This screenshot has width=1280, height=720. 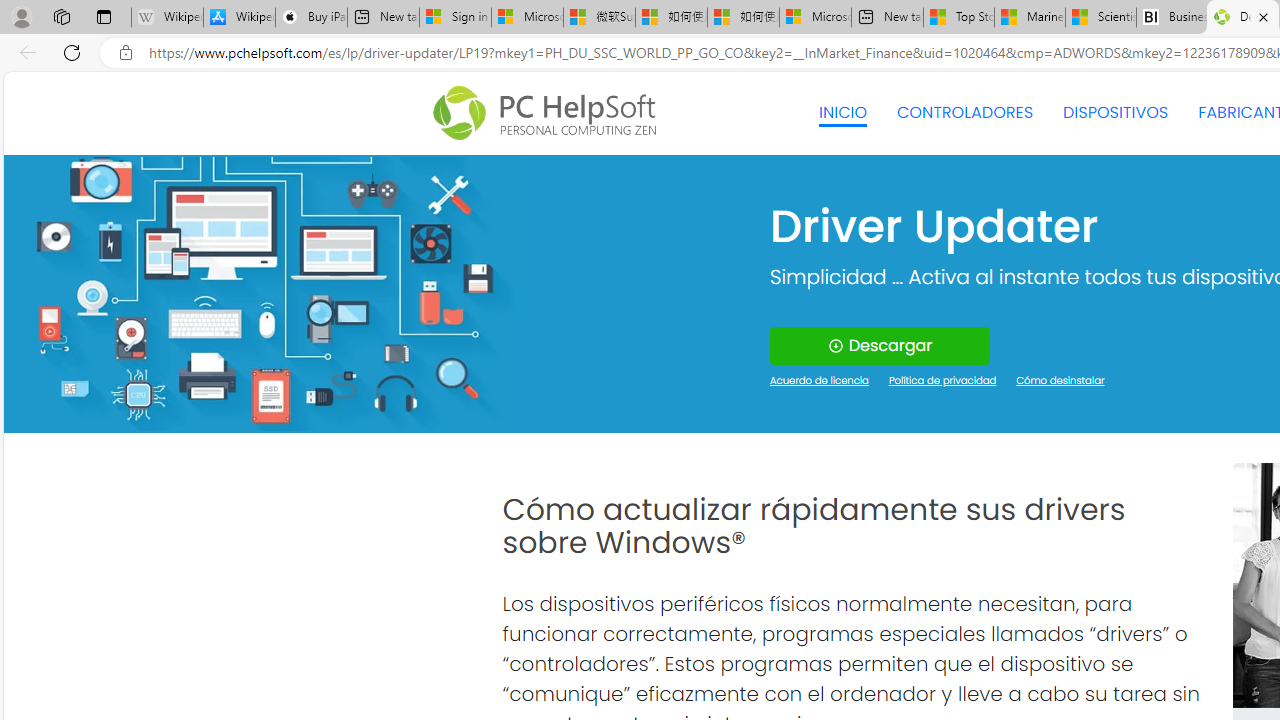 I want to click on 'Top Stories - MSN', so click(x=958, y=17).